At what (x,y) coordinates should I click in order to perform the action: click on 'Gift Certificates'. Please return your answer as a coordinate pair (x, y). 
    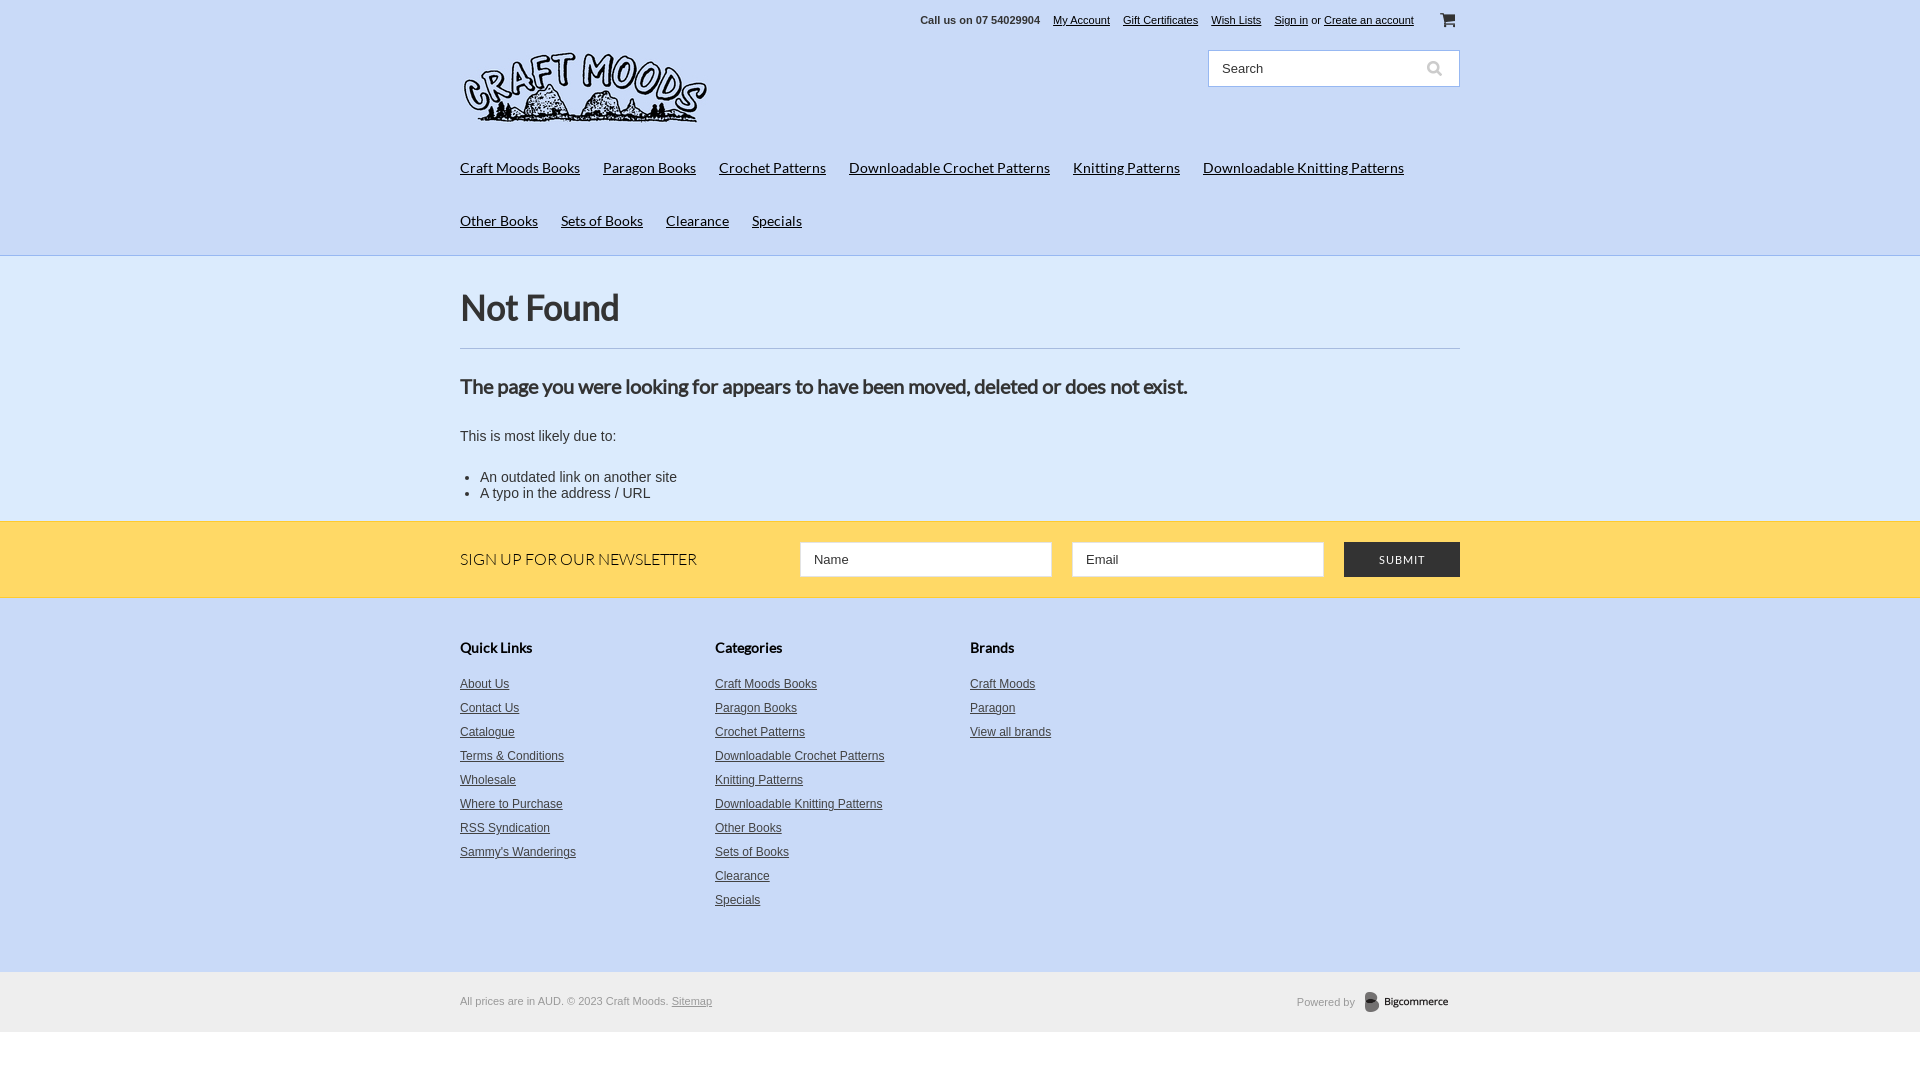
    Looking at the image, I should click on (1160, 19).